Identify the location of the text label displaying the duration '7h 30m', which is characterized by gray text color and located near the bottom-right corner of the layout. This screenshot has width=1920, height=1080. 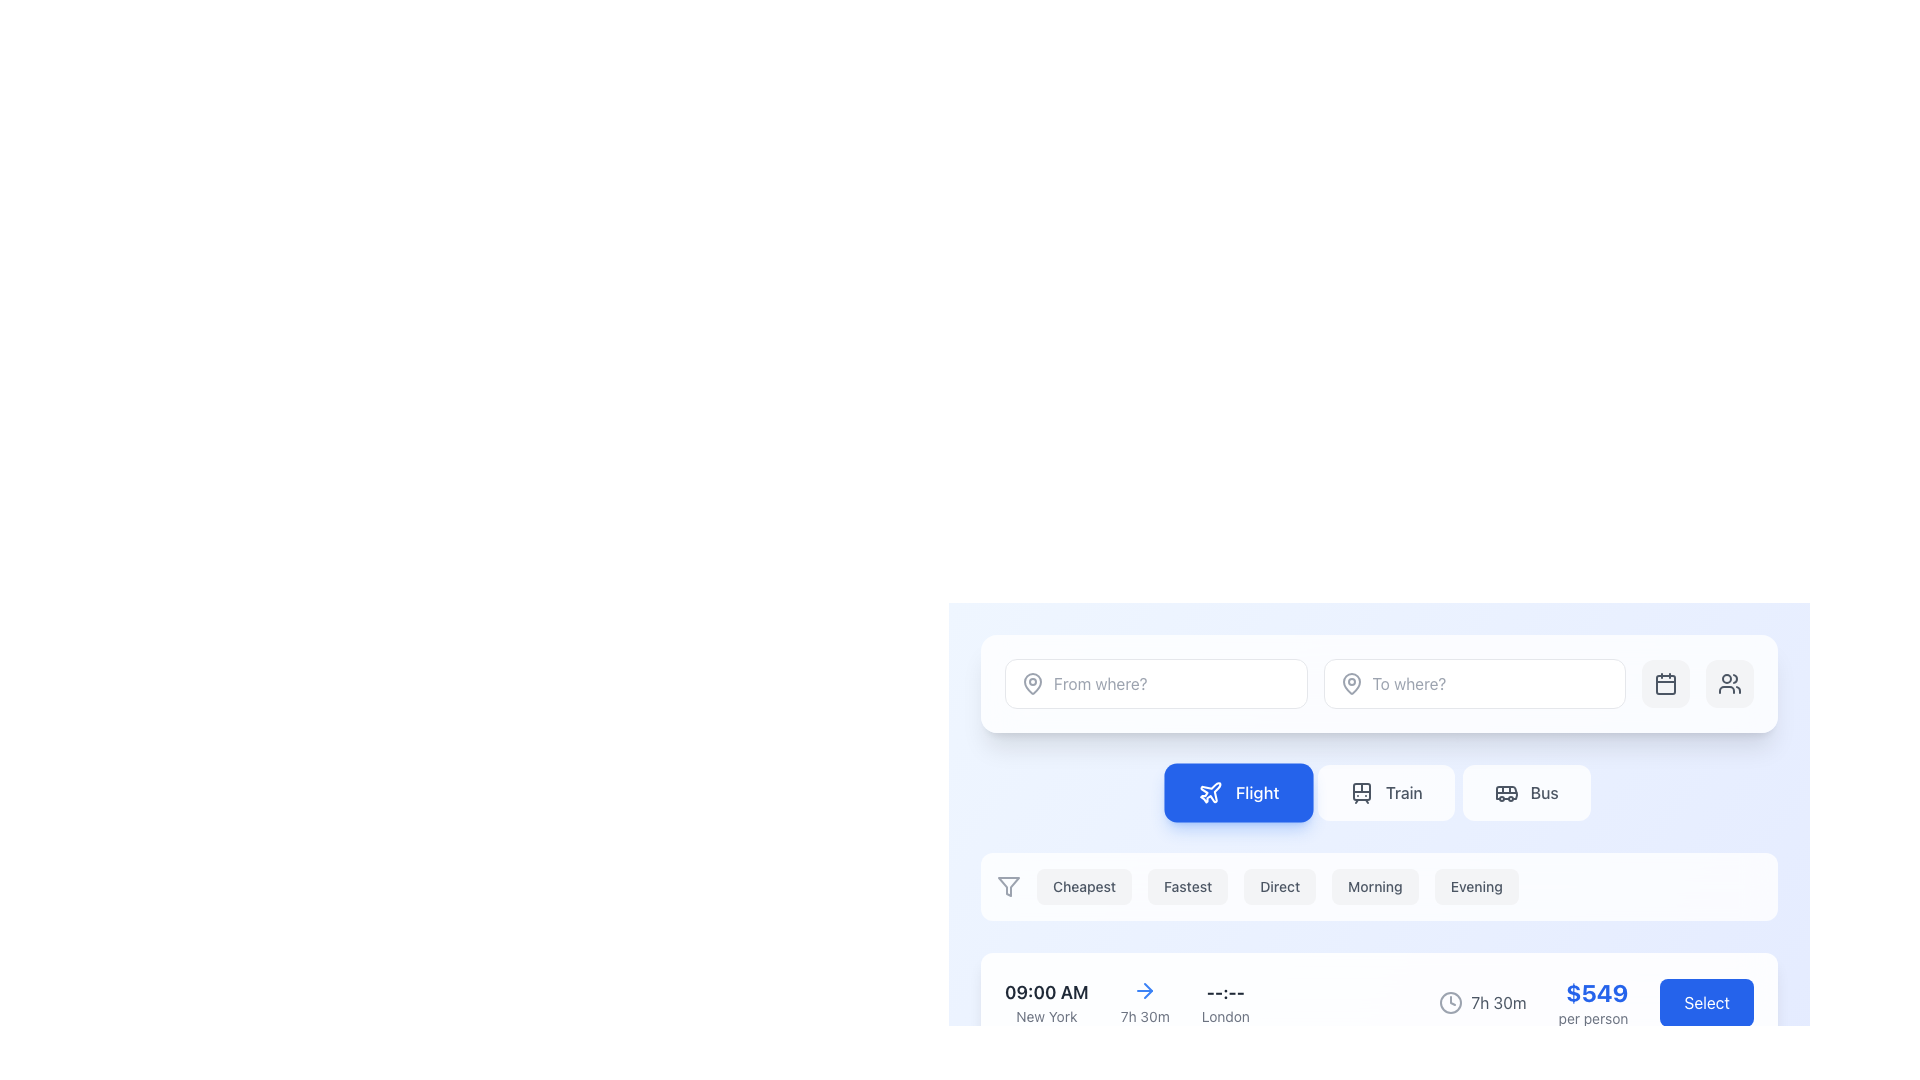
(1498, 1002).